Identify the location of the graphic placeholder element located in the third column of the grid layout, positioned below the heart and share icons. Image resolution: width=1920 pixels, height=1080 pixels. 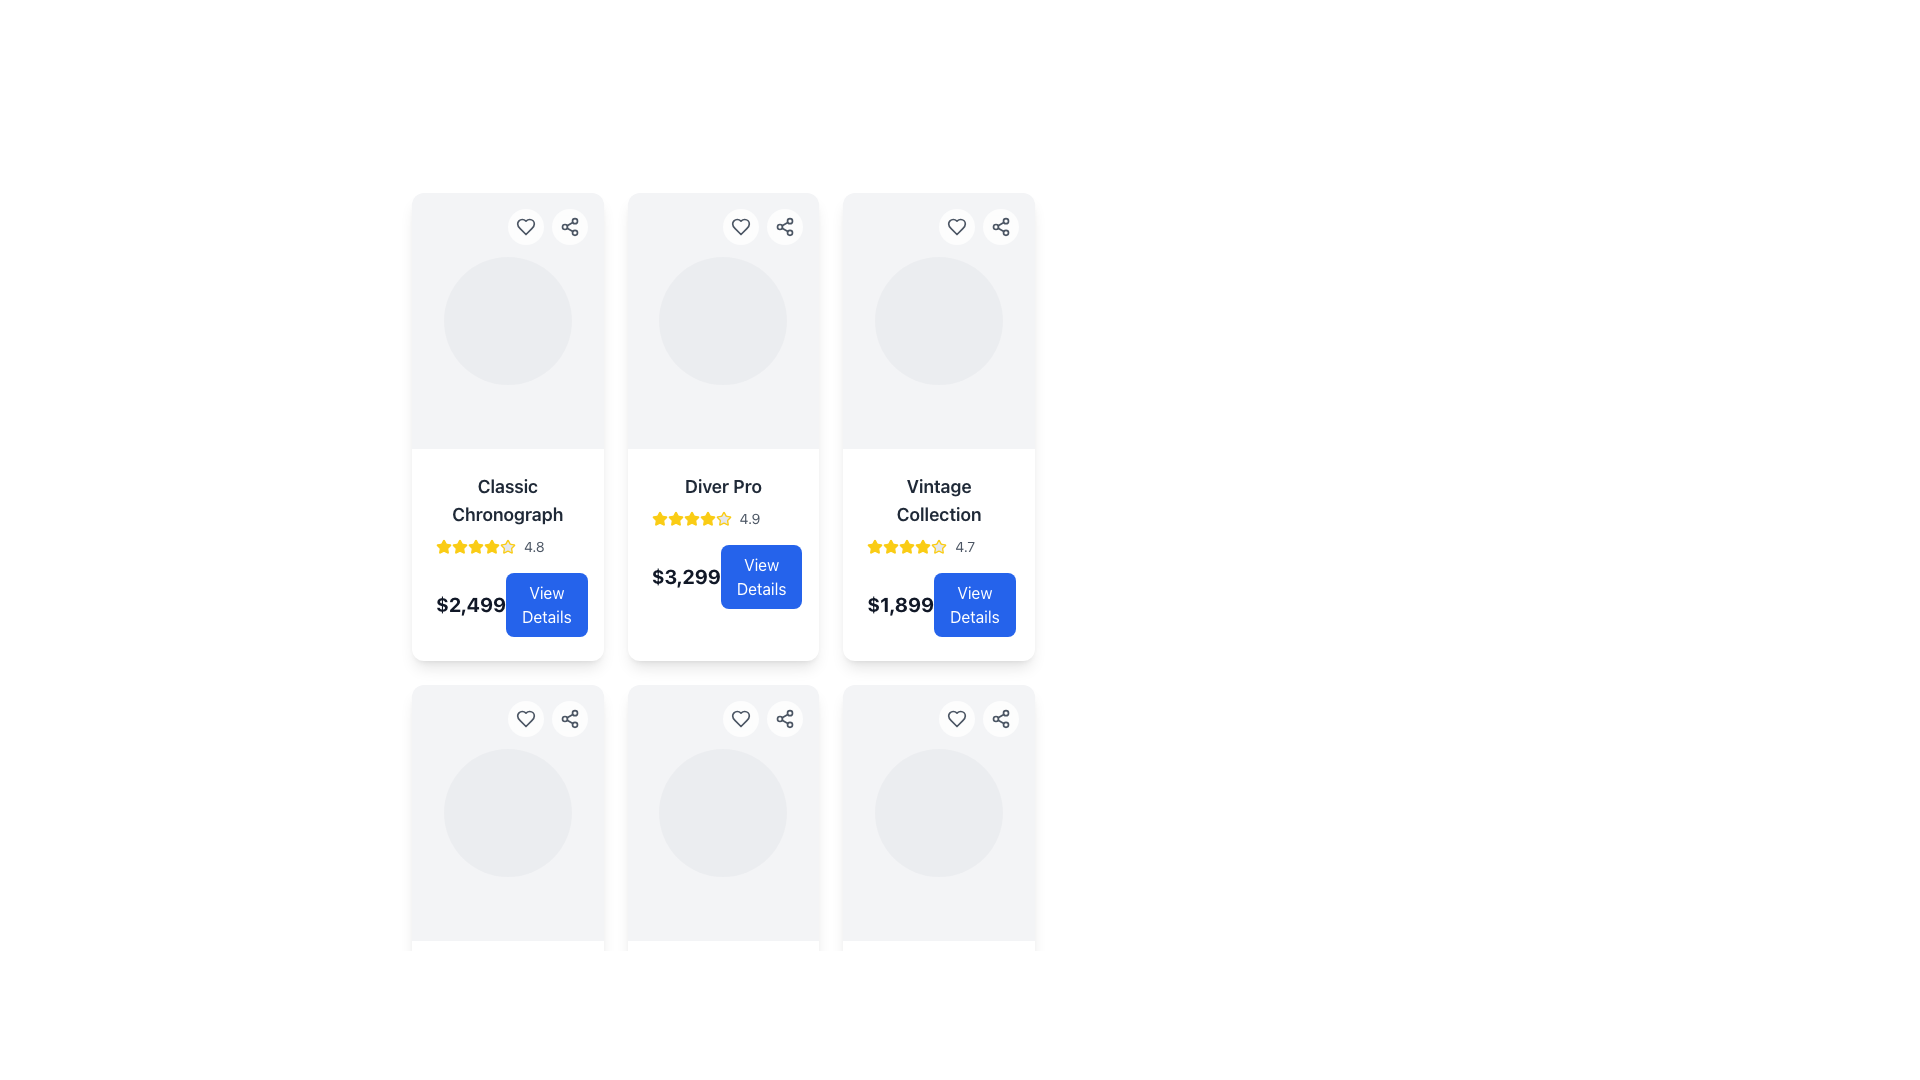
(507, 813).